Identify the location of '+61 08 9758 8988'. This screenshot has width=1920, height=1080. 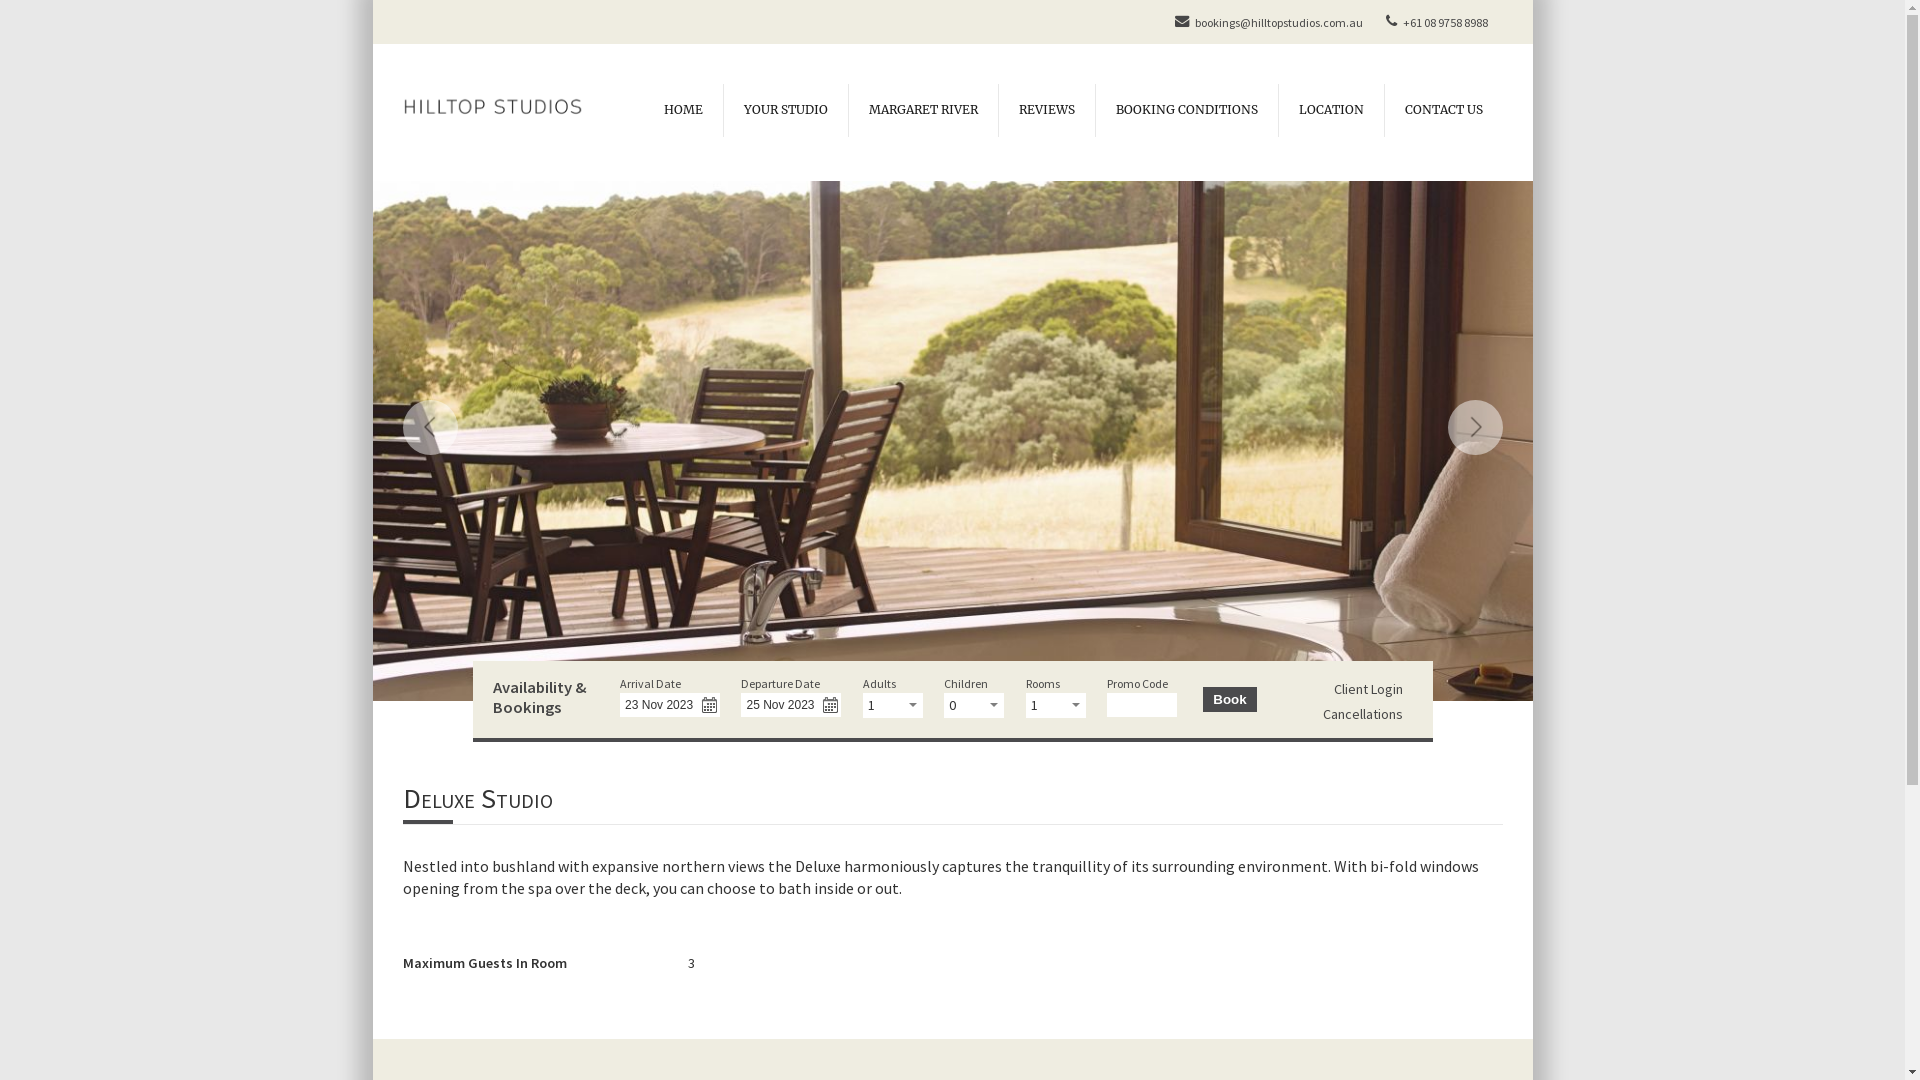
(1376, 22).